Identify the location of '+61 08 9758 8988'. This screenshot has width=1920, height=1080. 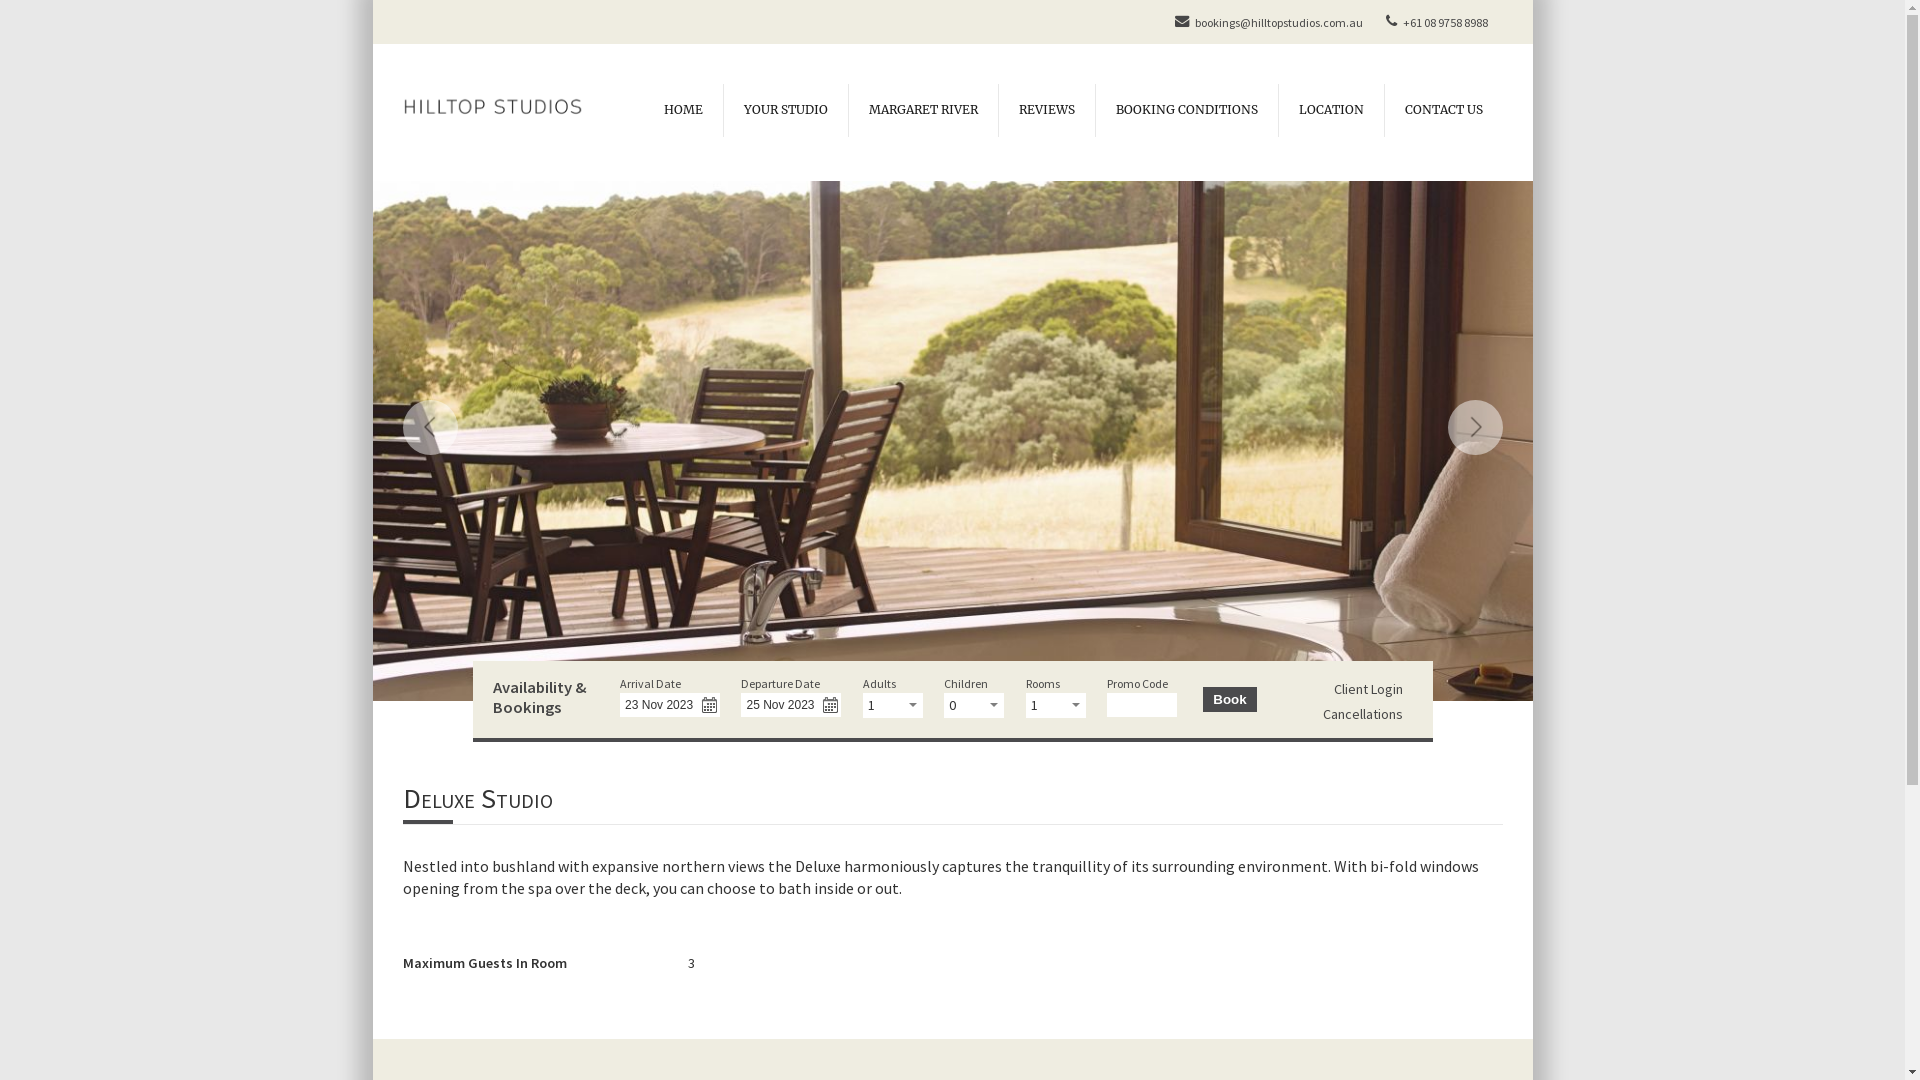
(1376, 22).